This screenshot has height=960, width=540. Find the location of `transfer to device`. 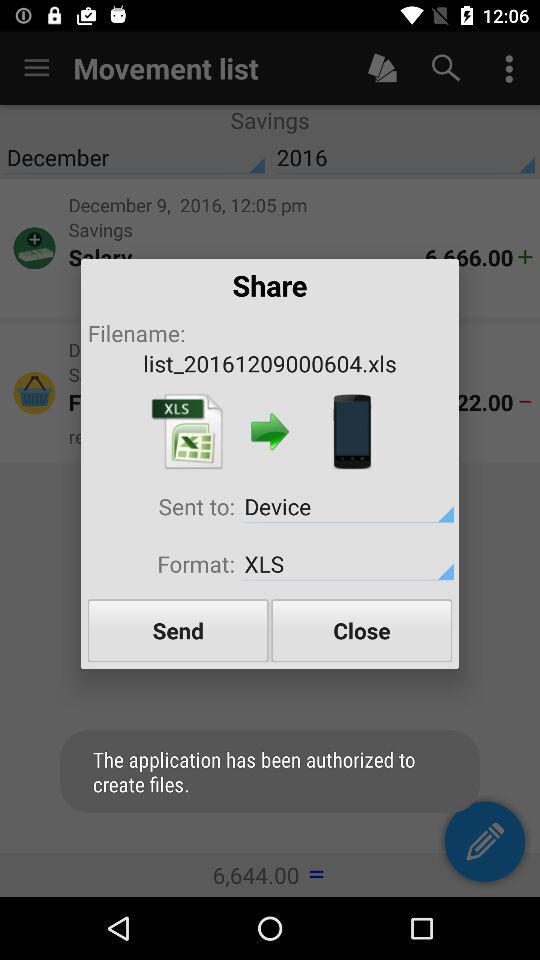

transfer to device is located at coordinates (351, 431).